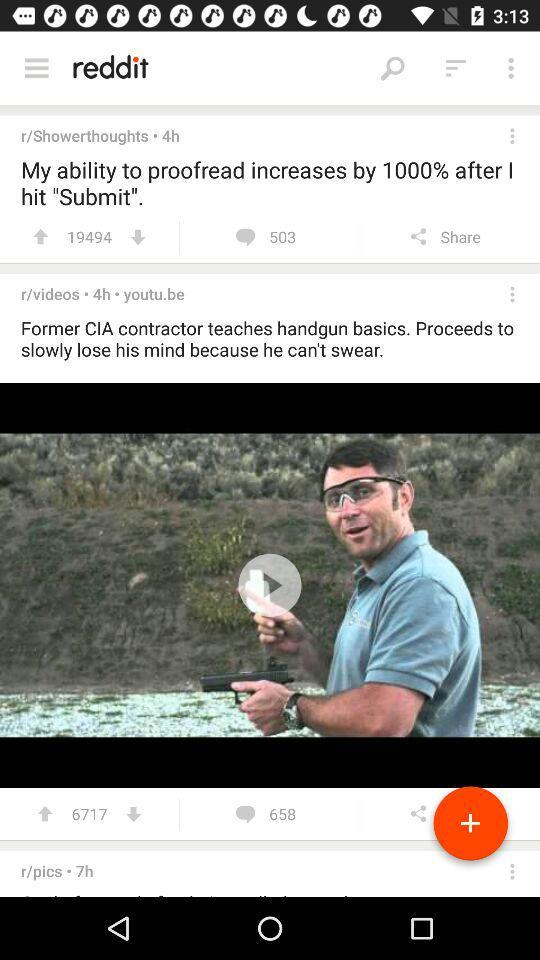 The width and height of the screenshot is (540, 960). Describe the element at coordinates (470, 827) in the screenshot. I see `the add icon` at that location.